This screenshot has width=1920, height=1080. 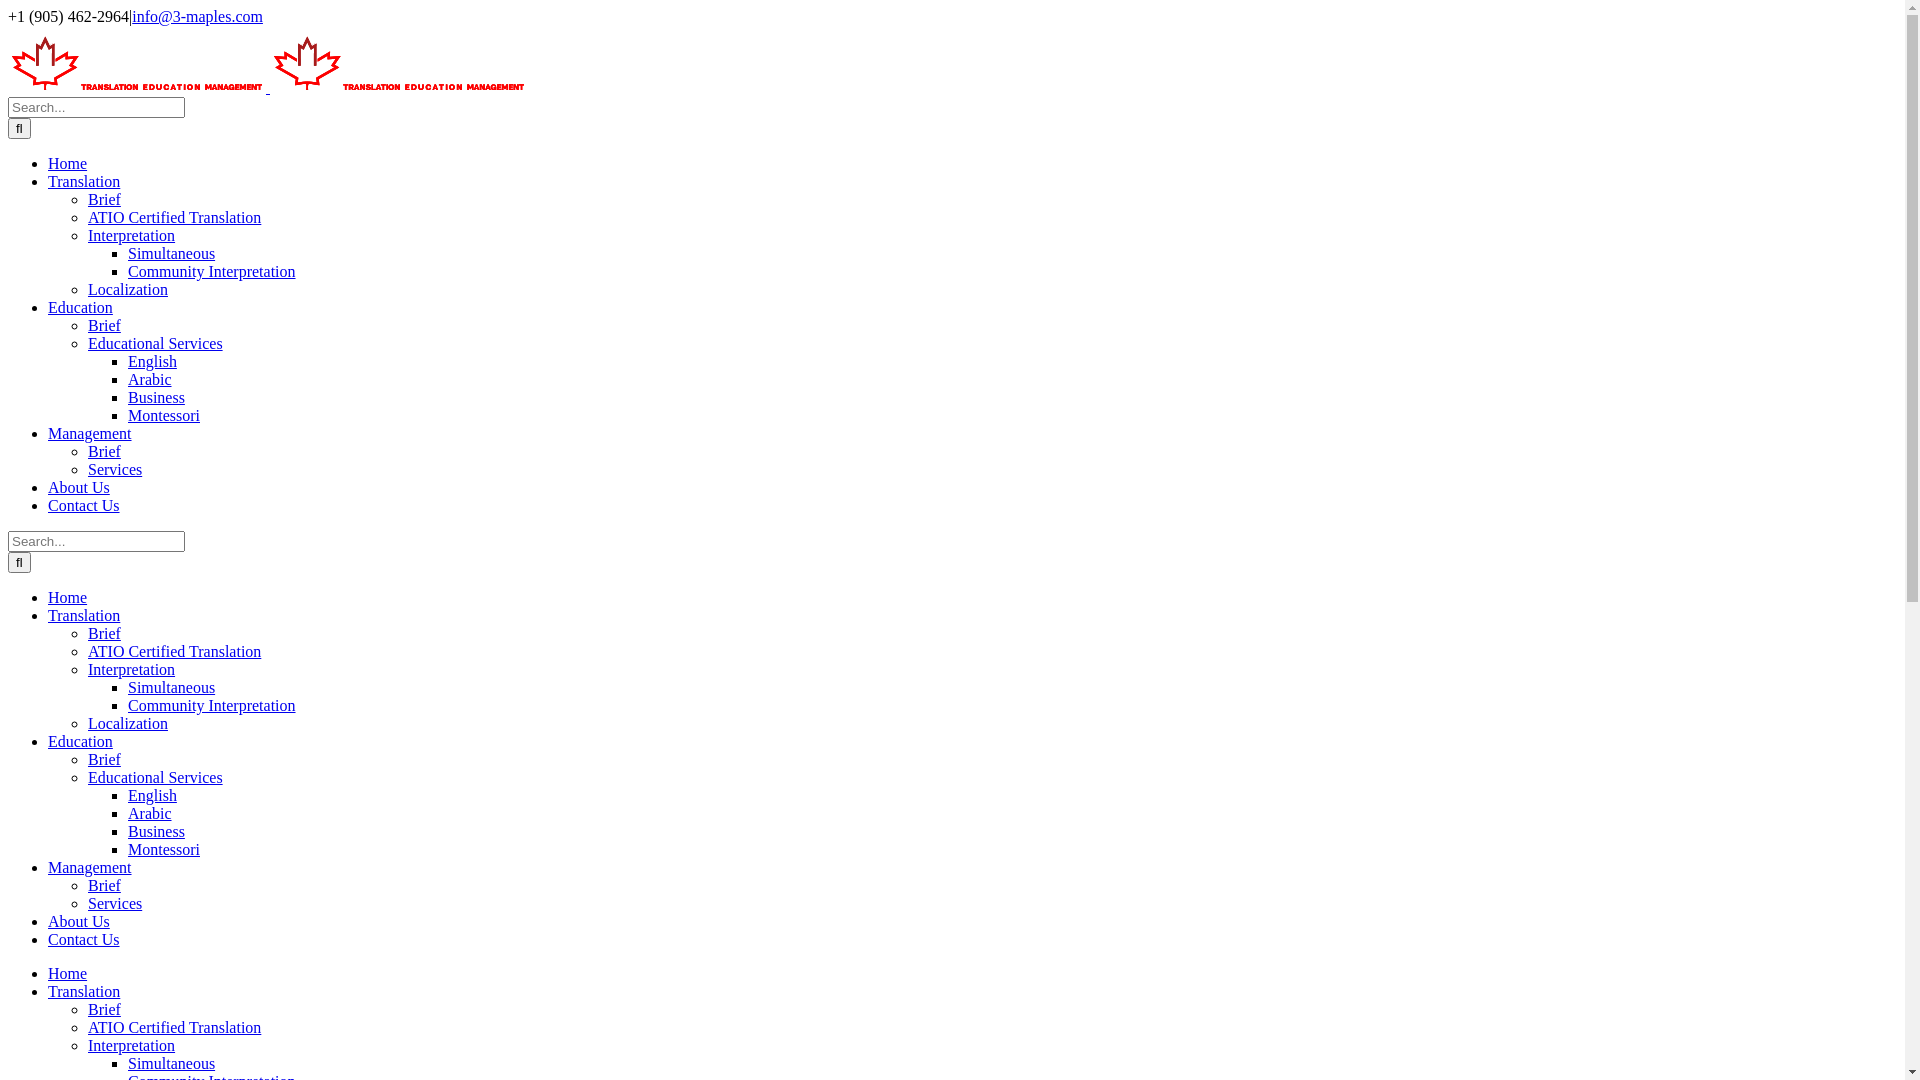 I want to click on 'Education', so click(x=80, y=307).